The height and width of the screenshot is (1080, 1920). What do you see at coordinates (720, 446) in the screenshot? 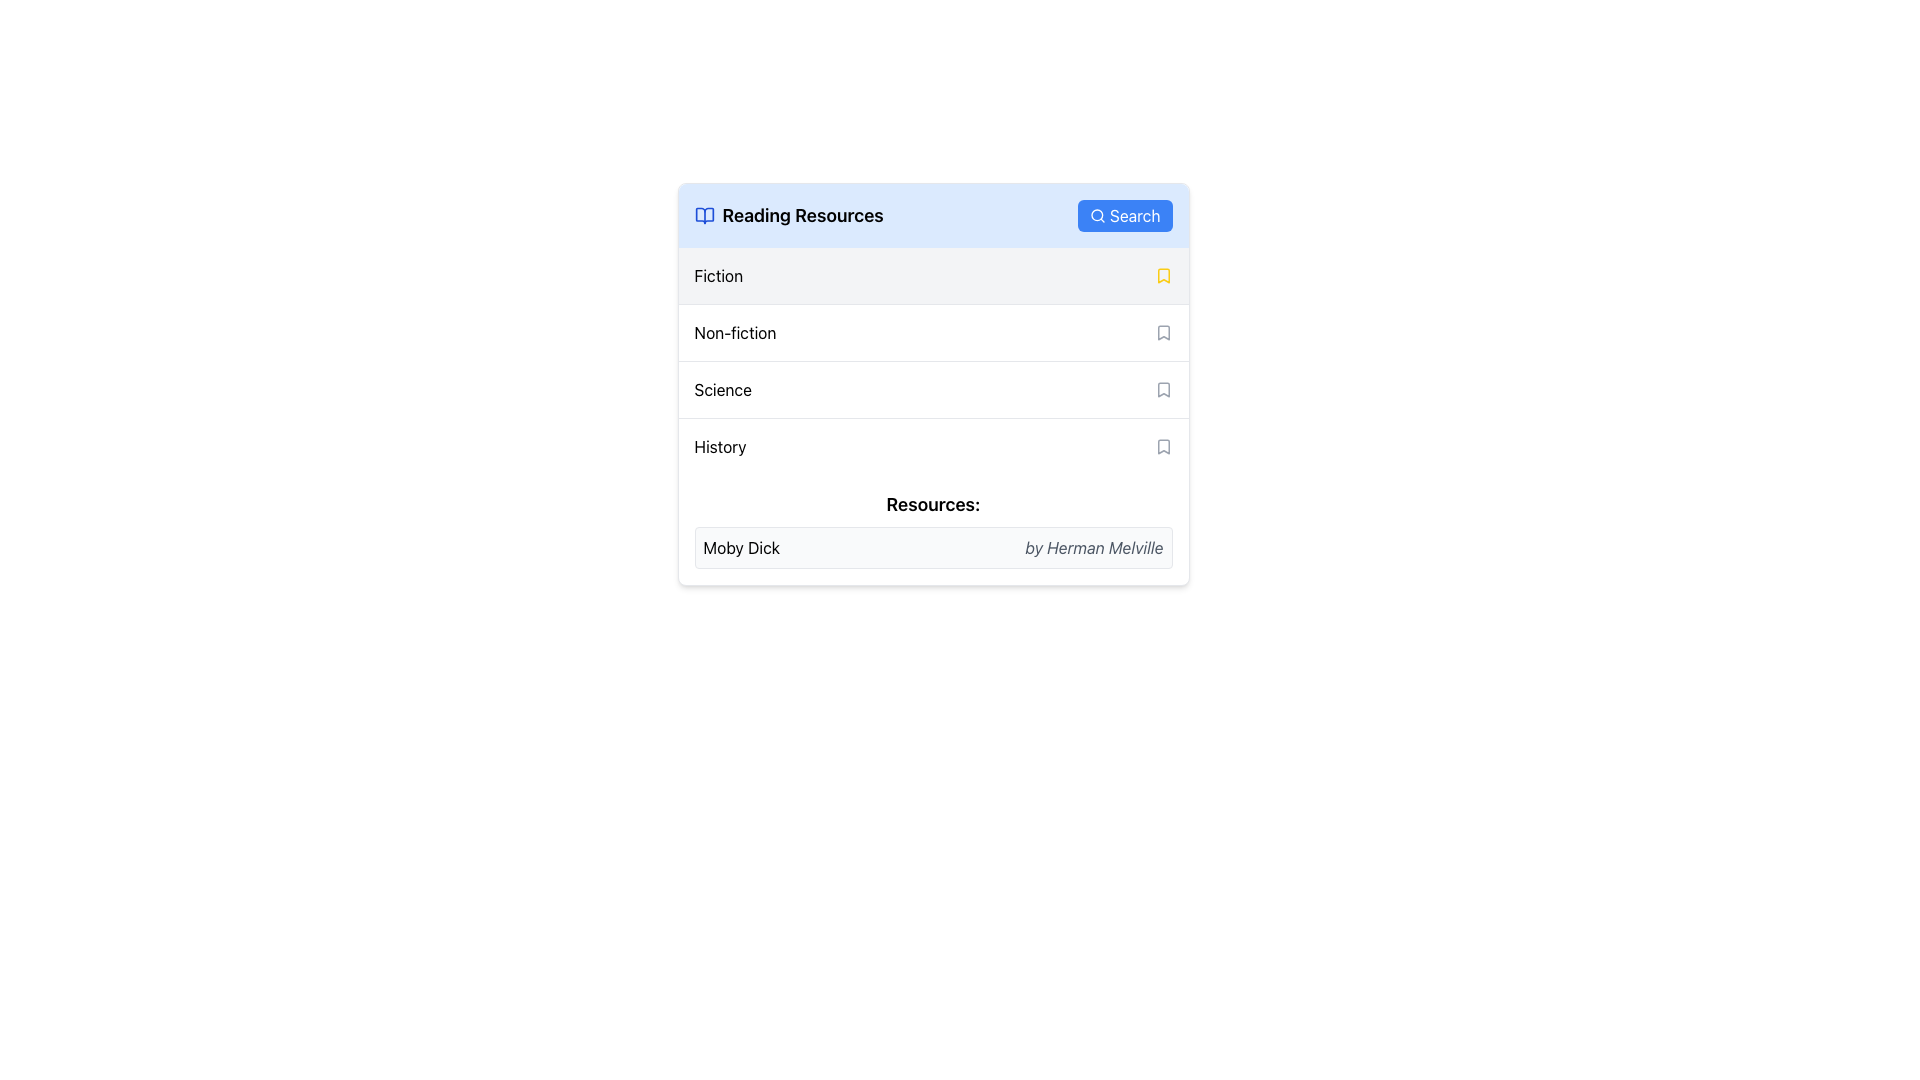
I see `the 'History' text label in the vertical list of categories` at bounding box center [720, 446].